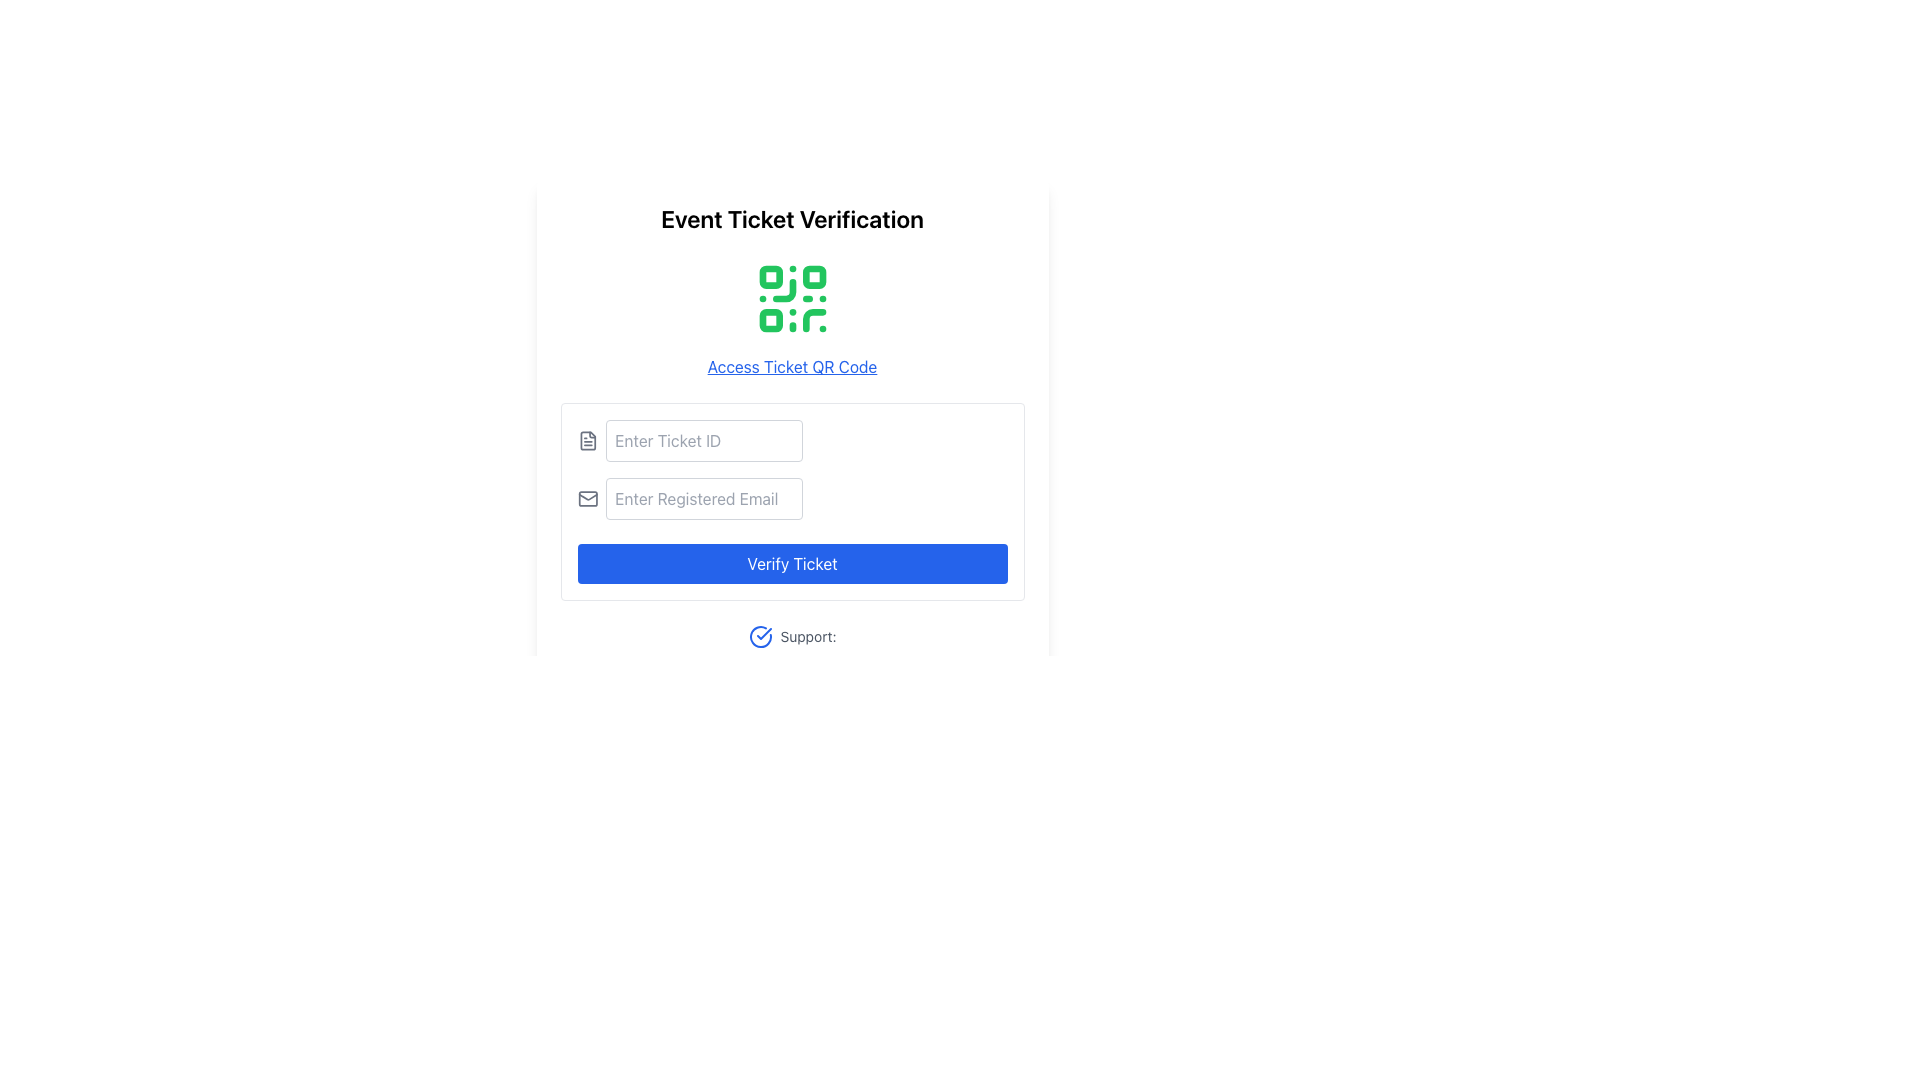 This screenshot has height=1080, width=1920. What do you see at coordinates (791, 636) in the screenshot?
I see `the support information text with an icon located at the bottom section of the interface, below the 'Verify Ticket' button` at bounding box center [791, 636].